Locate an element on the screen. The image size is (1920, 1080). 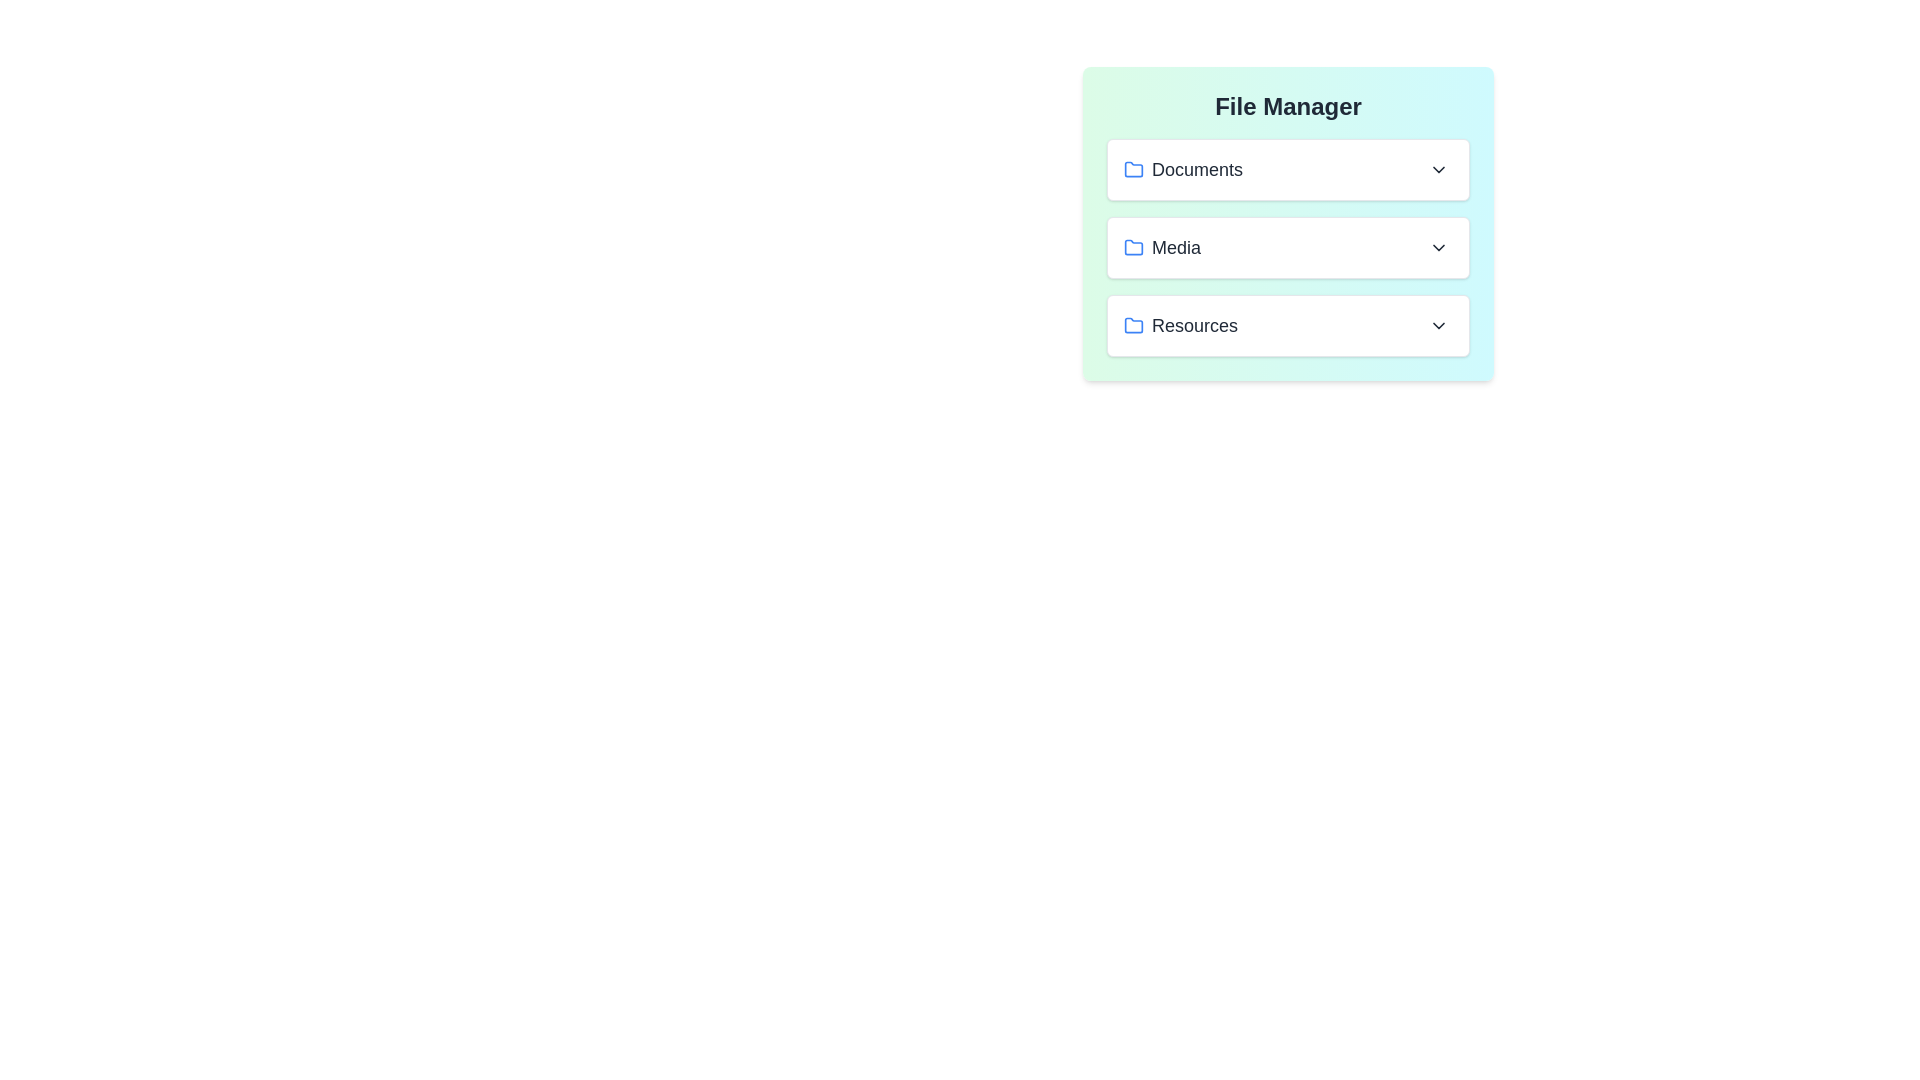
the file Tutorial.pdf from the folder Media is located at coordinates (1288, 246).